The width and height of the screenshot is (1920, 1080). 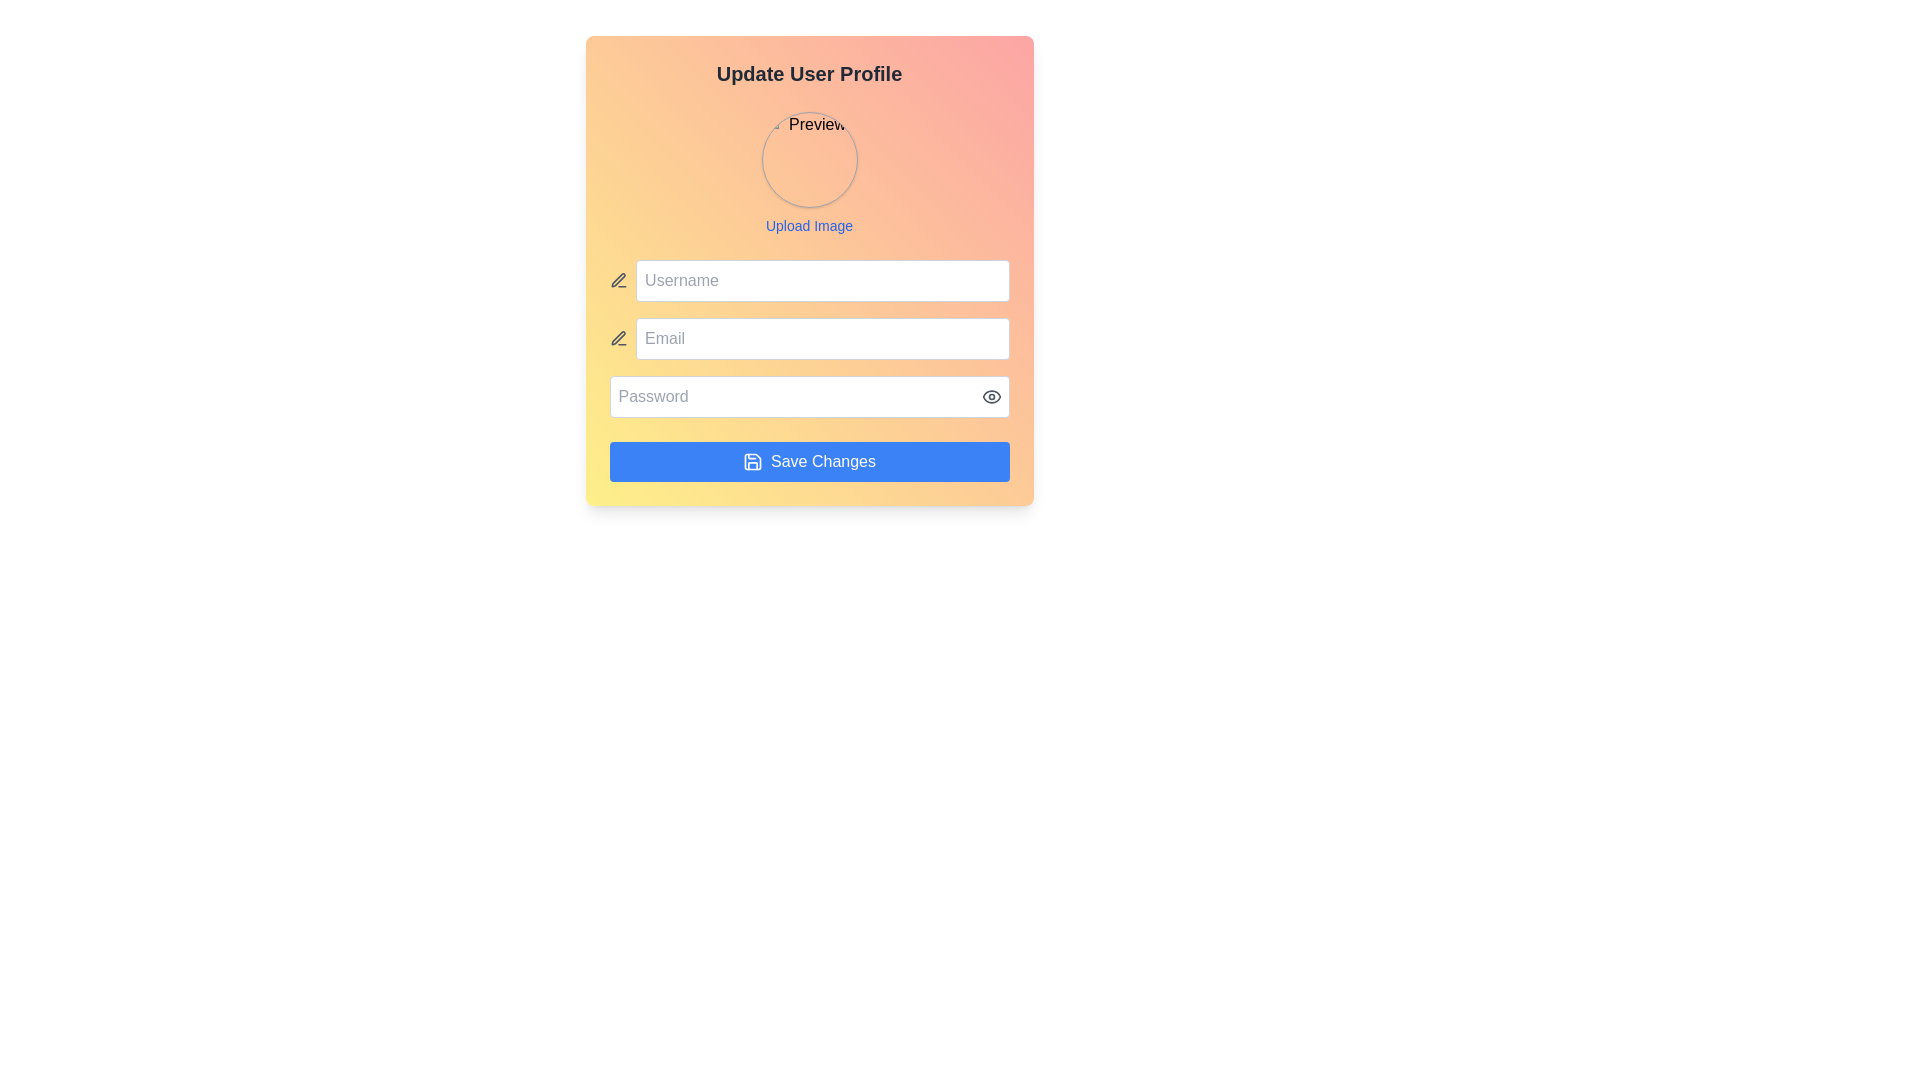 I want to click on the email input field located below the 'Username' field and above the 'Password' field for visual feedback, so click(x=809, y=338).